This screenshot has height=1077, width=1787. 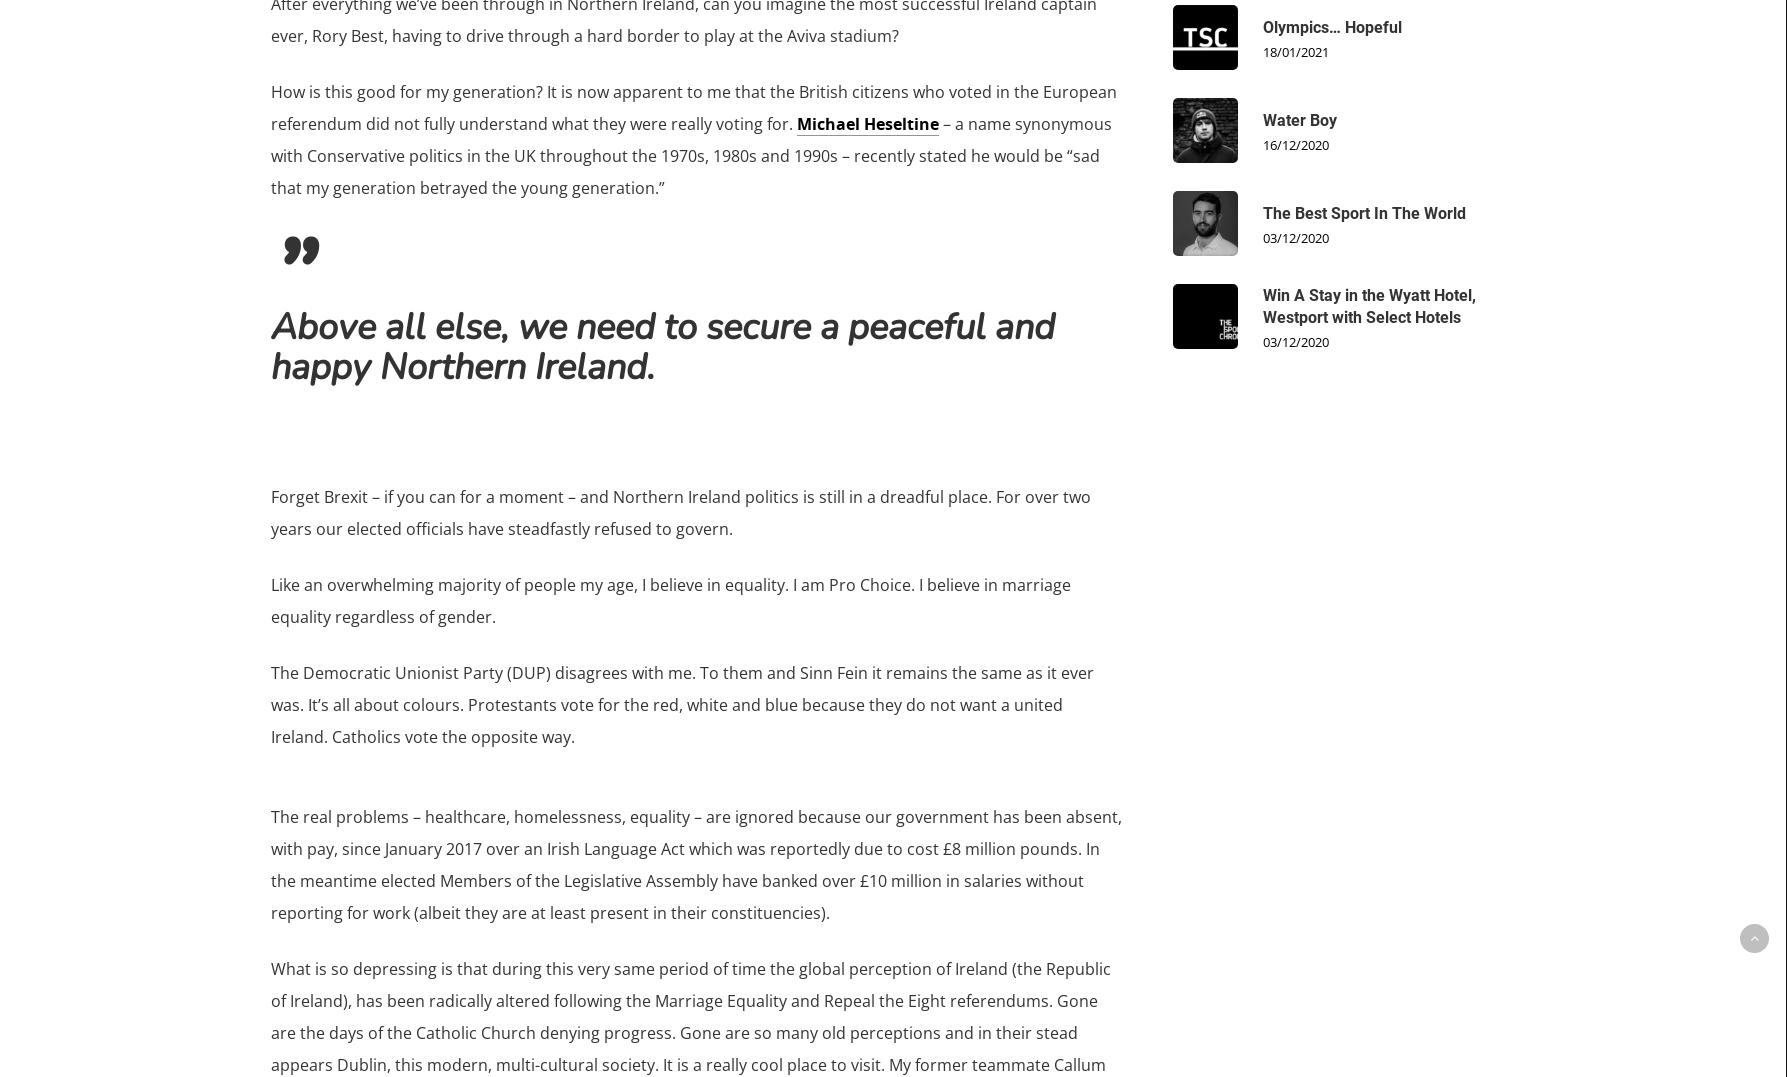 What do you see at coordinates (1166, 610) in the screenshot?
I see `'Privacy Policy'` at bounding box center [1166, 610].